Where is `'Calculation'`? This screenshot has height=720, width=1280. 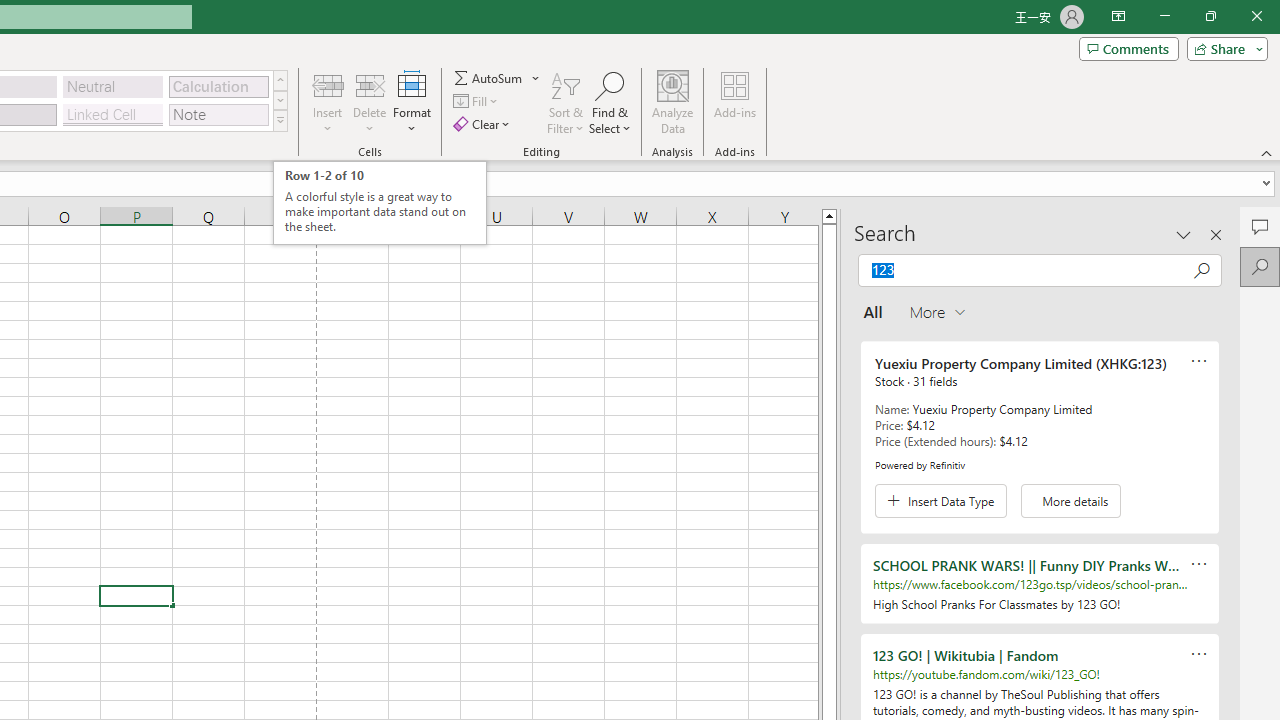 'Calculation' is located at coordinates (218, 85).